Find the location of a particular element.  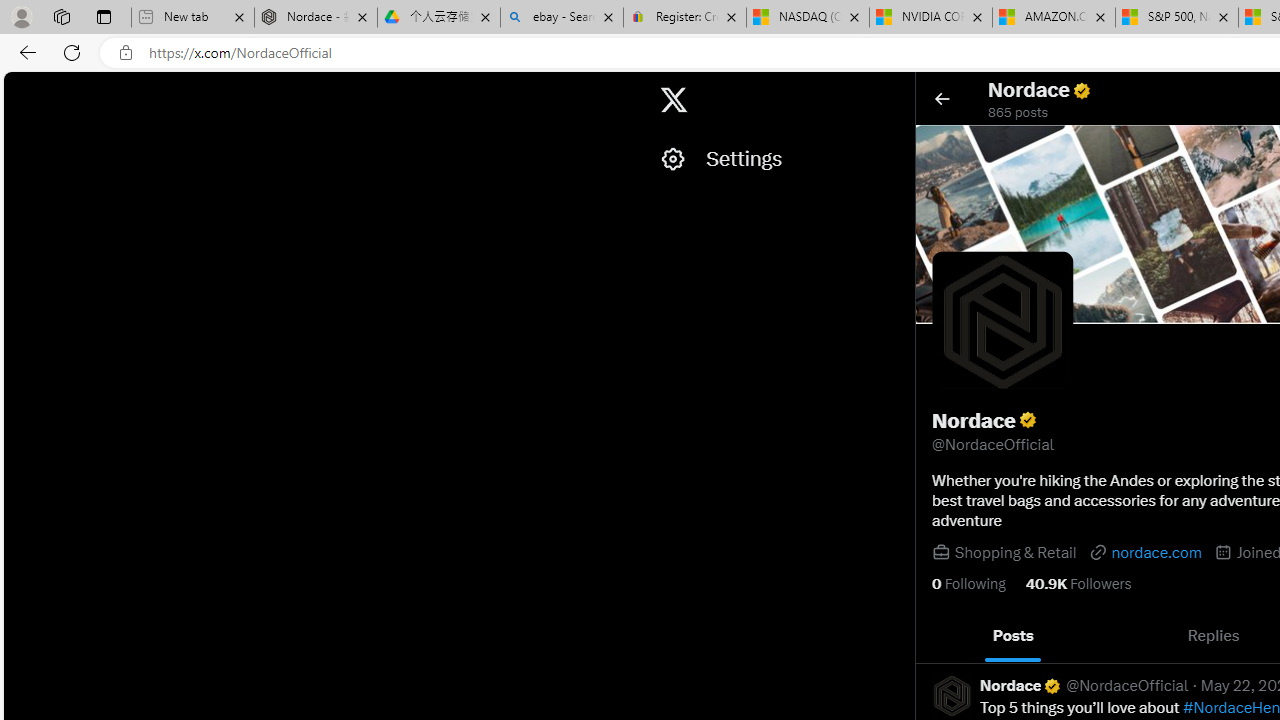

'0 Following' is located at coordinates (968, 583).